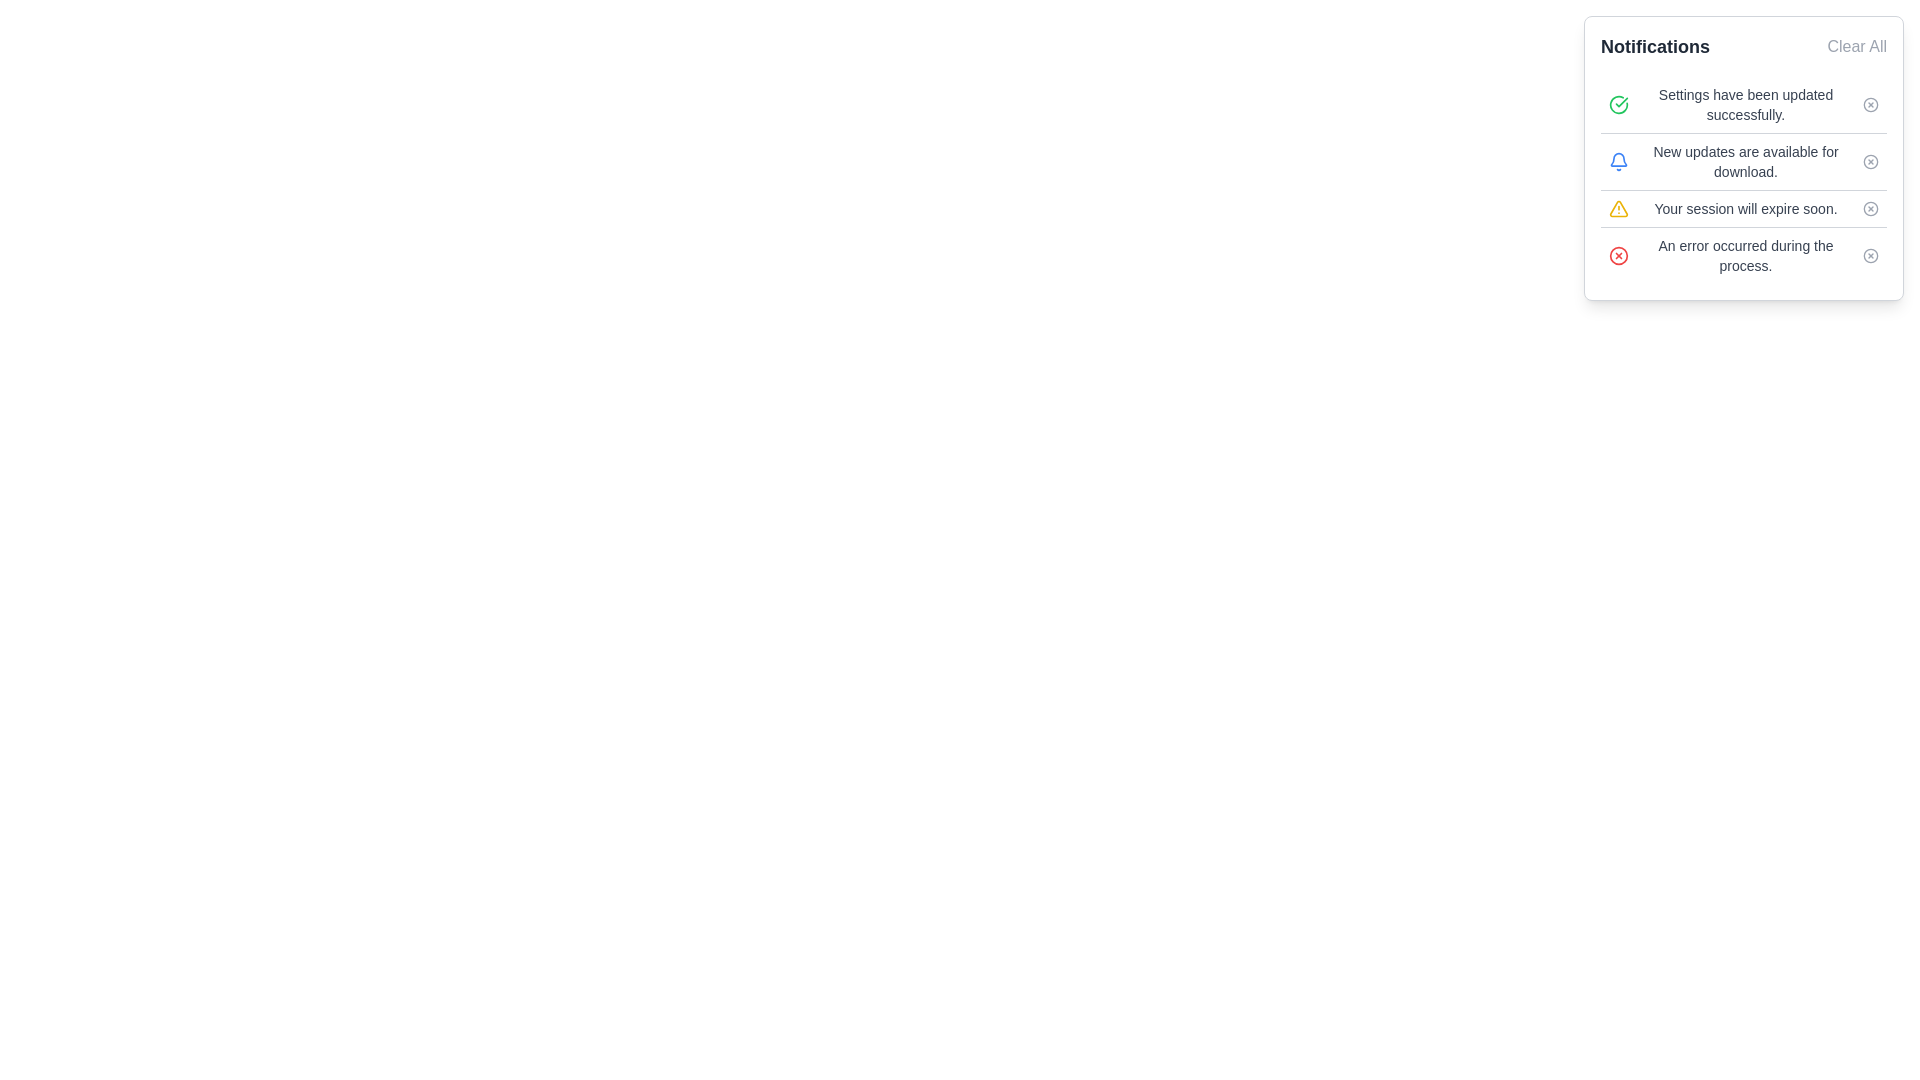  Describe the element at coordinates (1742, 160) in the screenshot. I see `the second notification item in the Notifications section` at that location.